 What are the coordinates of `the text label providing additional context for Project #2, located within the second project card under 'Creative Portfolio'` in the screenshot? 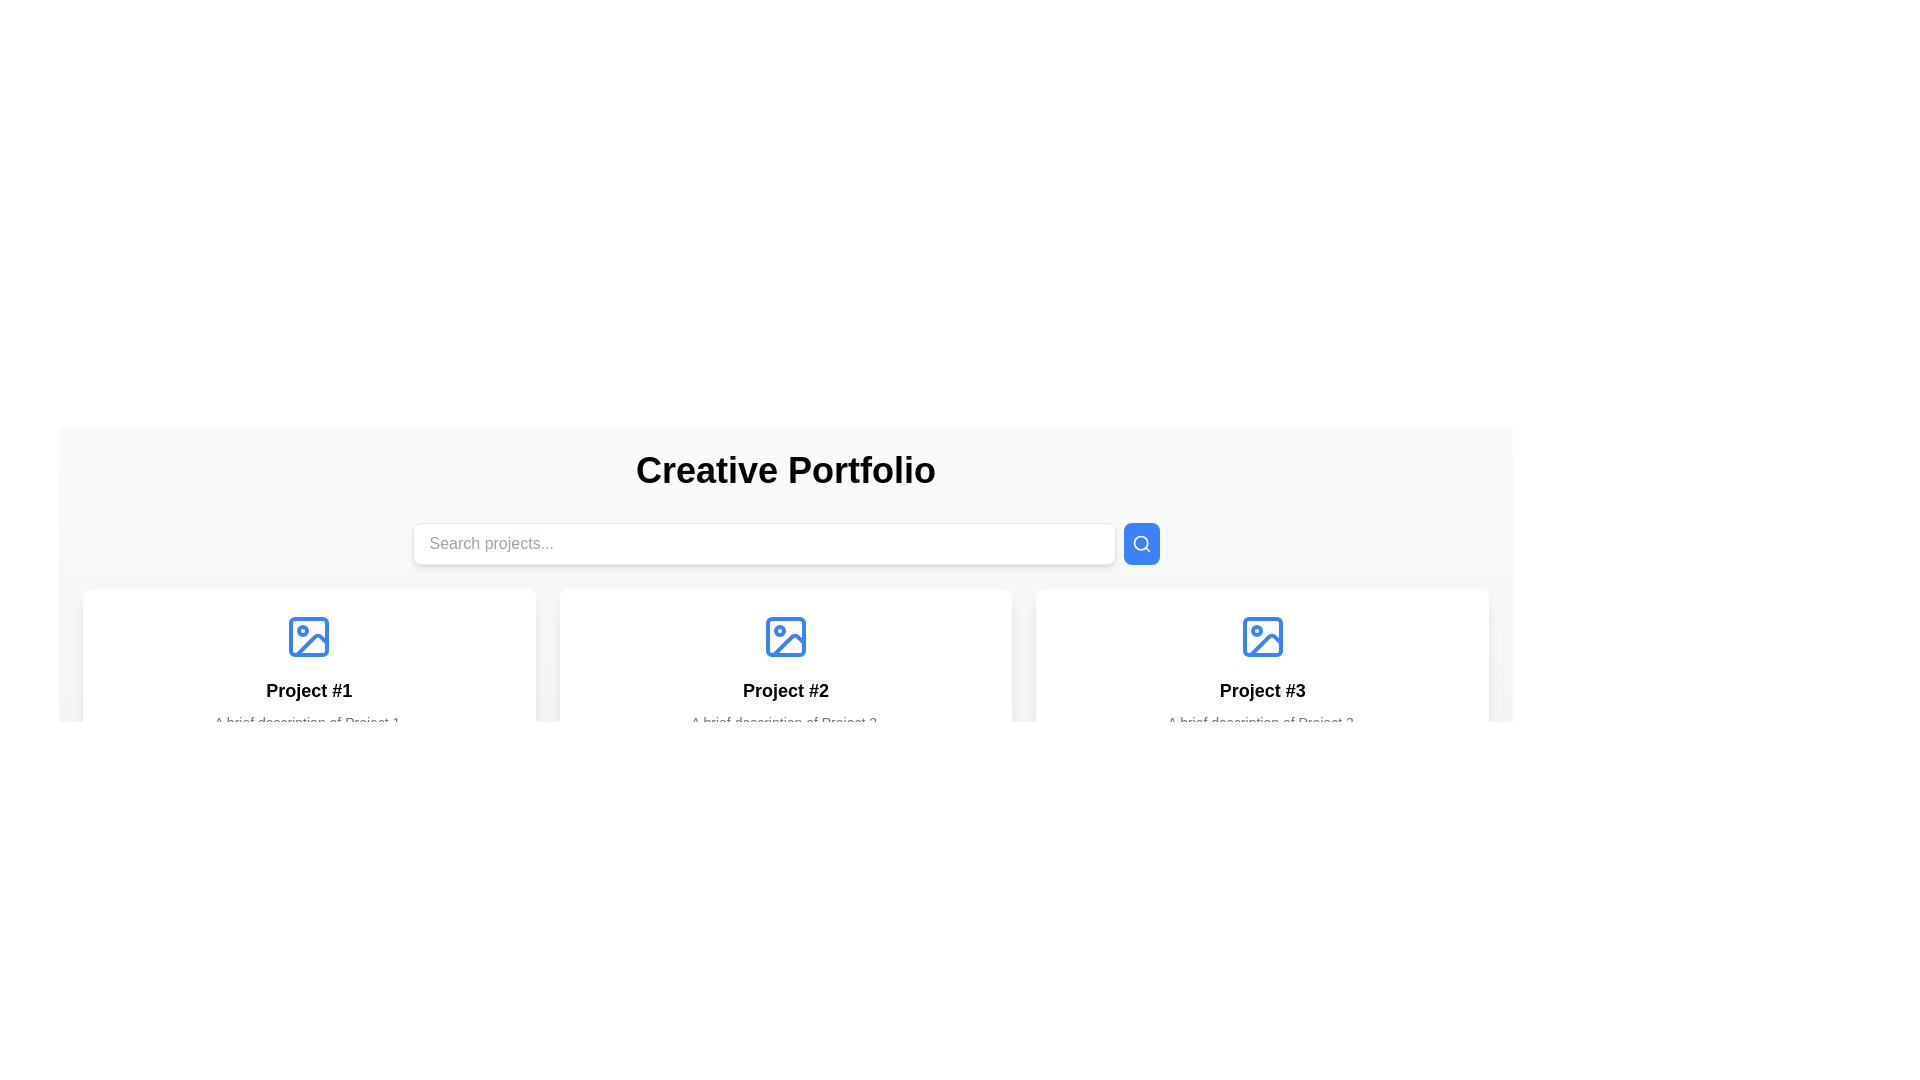 It's located at (785, 722).